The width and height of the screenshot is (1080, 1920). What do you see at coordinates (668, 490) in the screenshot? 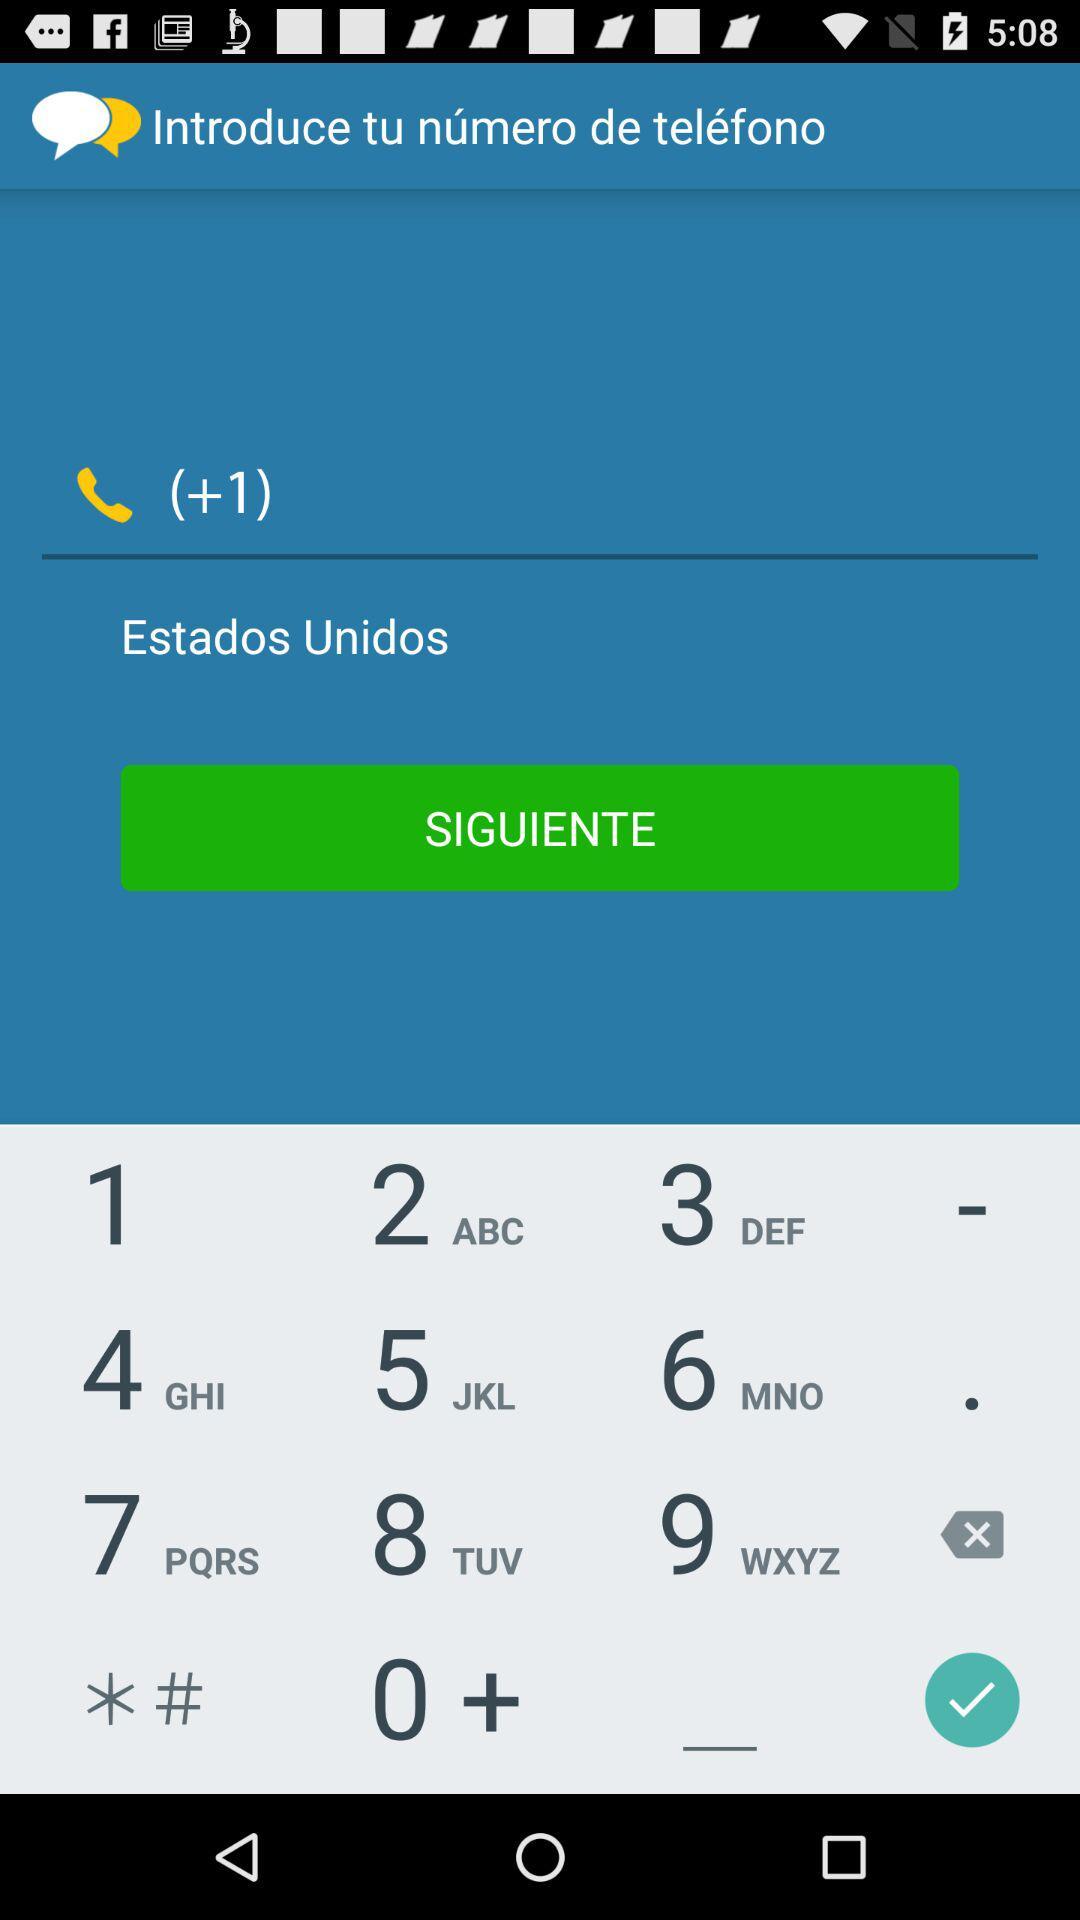
I see `ender the text box` at bounding box center [668, 490].